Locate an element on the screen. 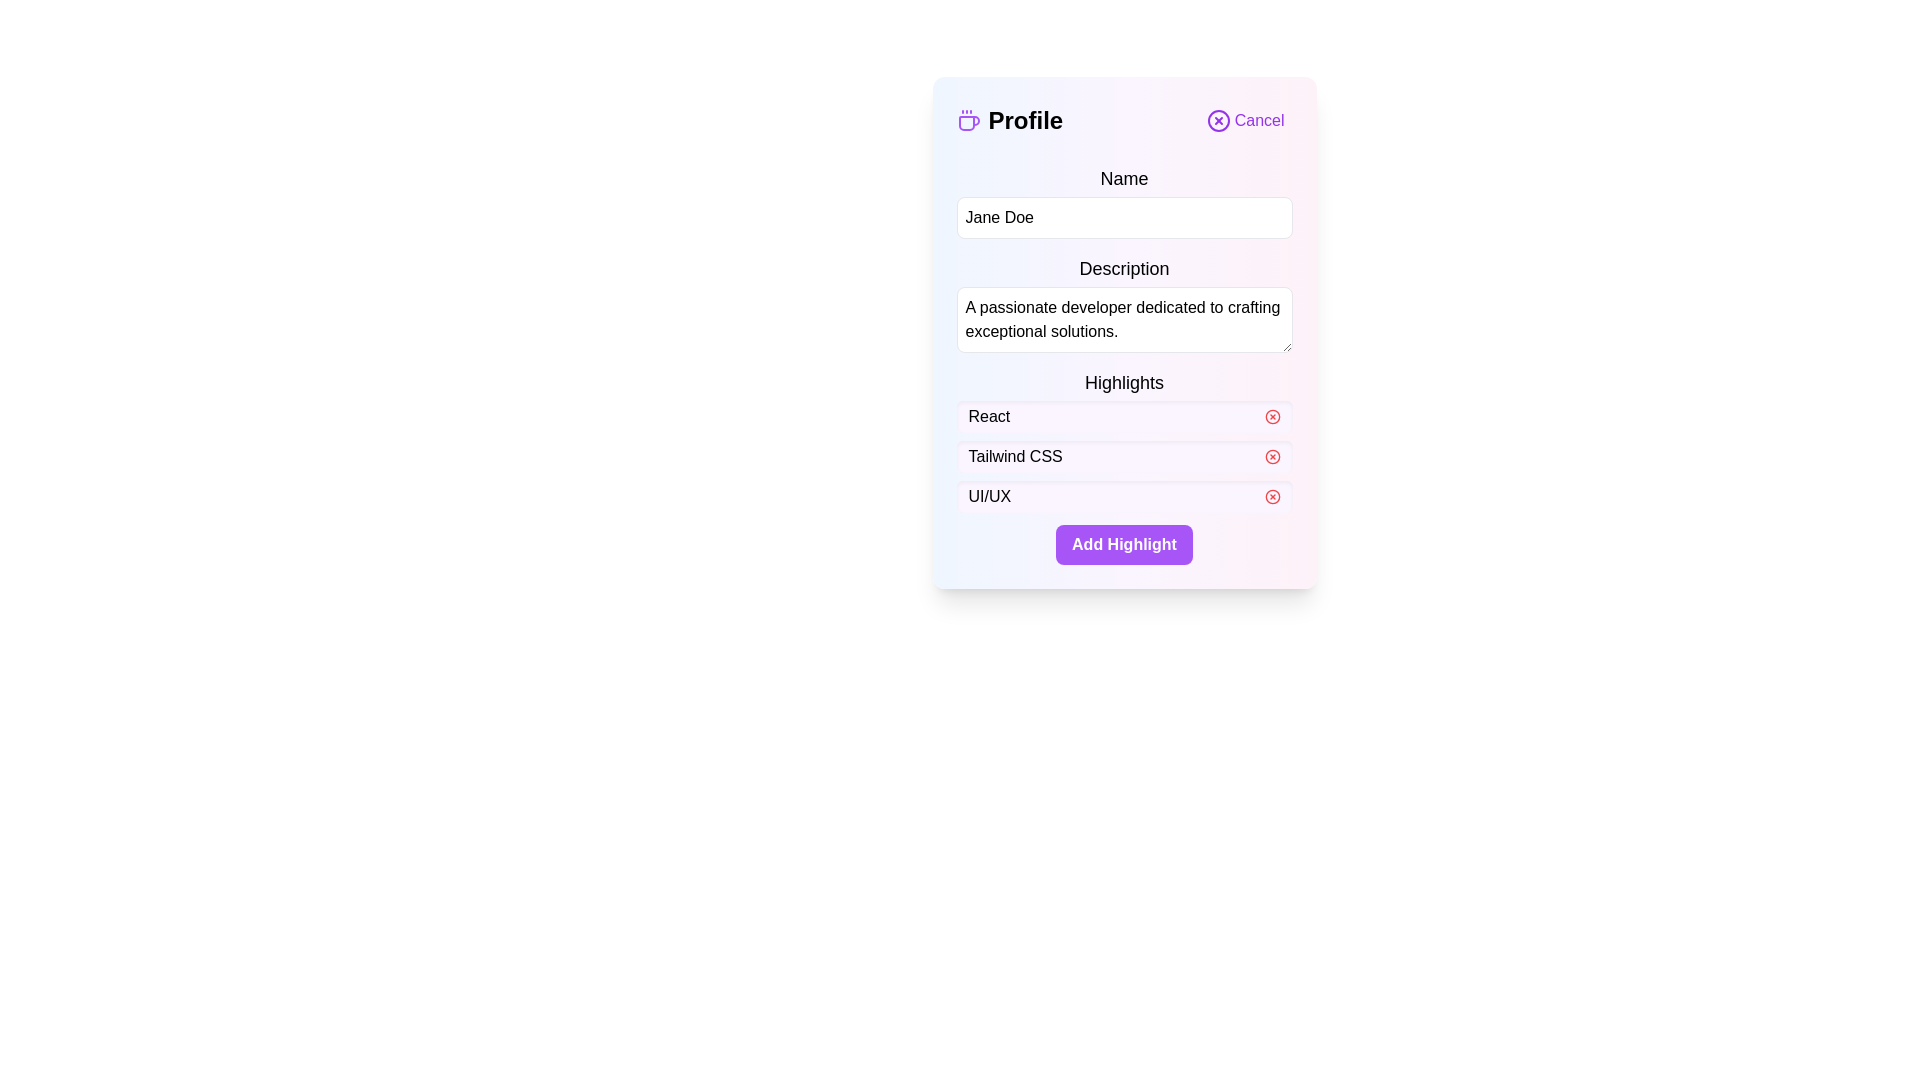 This screenshot has width=1920, height=1080. the delete button associated with the 'UI/UX' tag is located at coordinates (1271, 496).